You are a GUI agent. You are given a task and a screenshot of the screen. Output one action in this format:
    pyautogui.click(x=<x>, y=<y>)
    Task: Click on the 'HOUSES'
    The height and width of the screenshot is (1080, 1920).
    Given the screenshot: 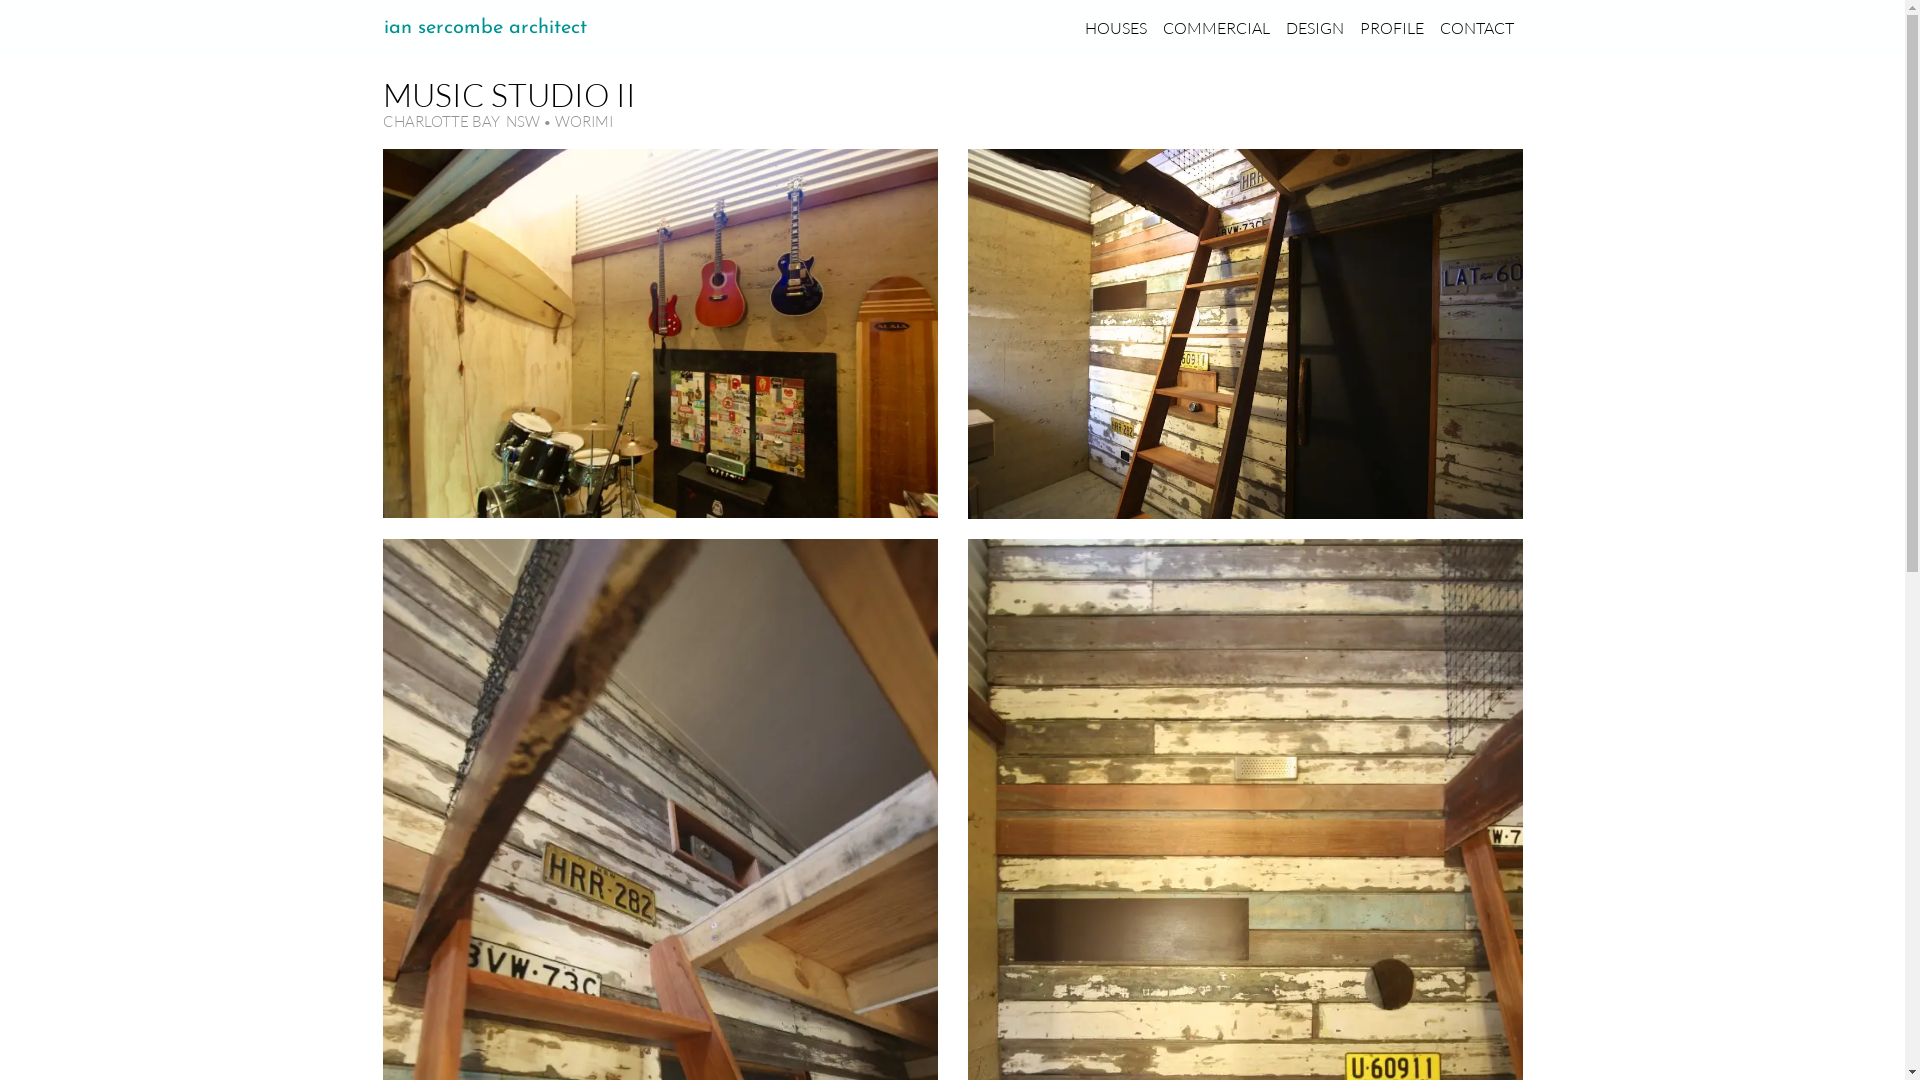 What is the action you would take?
    pyautogui.click(x=1113, y=27)
    